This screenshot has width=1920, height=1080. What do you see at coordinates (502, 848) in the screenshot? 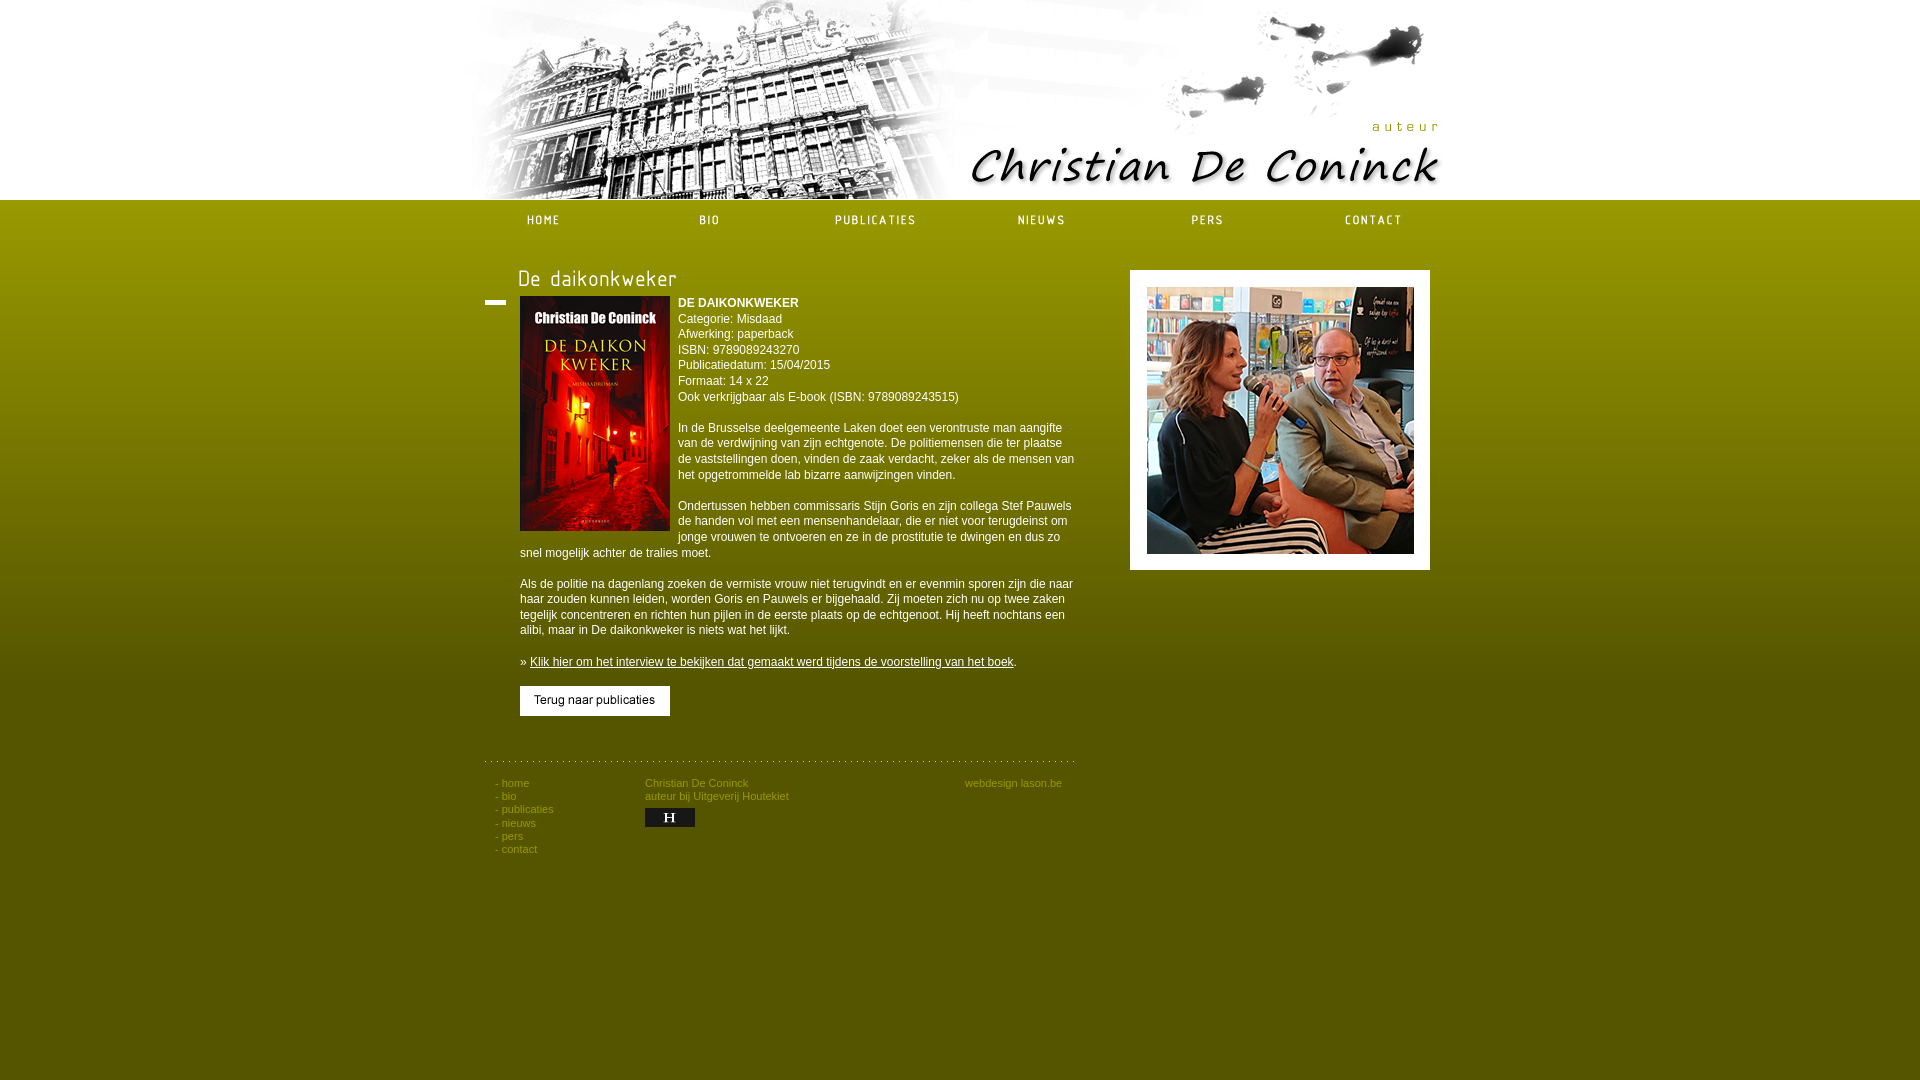
I see `'contact'` at bounding box center [502, 848].